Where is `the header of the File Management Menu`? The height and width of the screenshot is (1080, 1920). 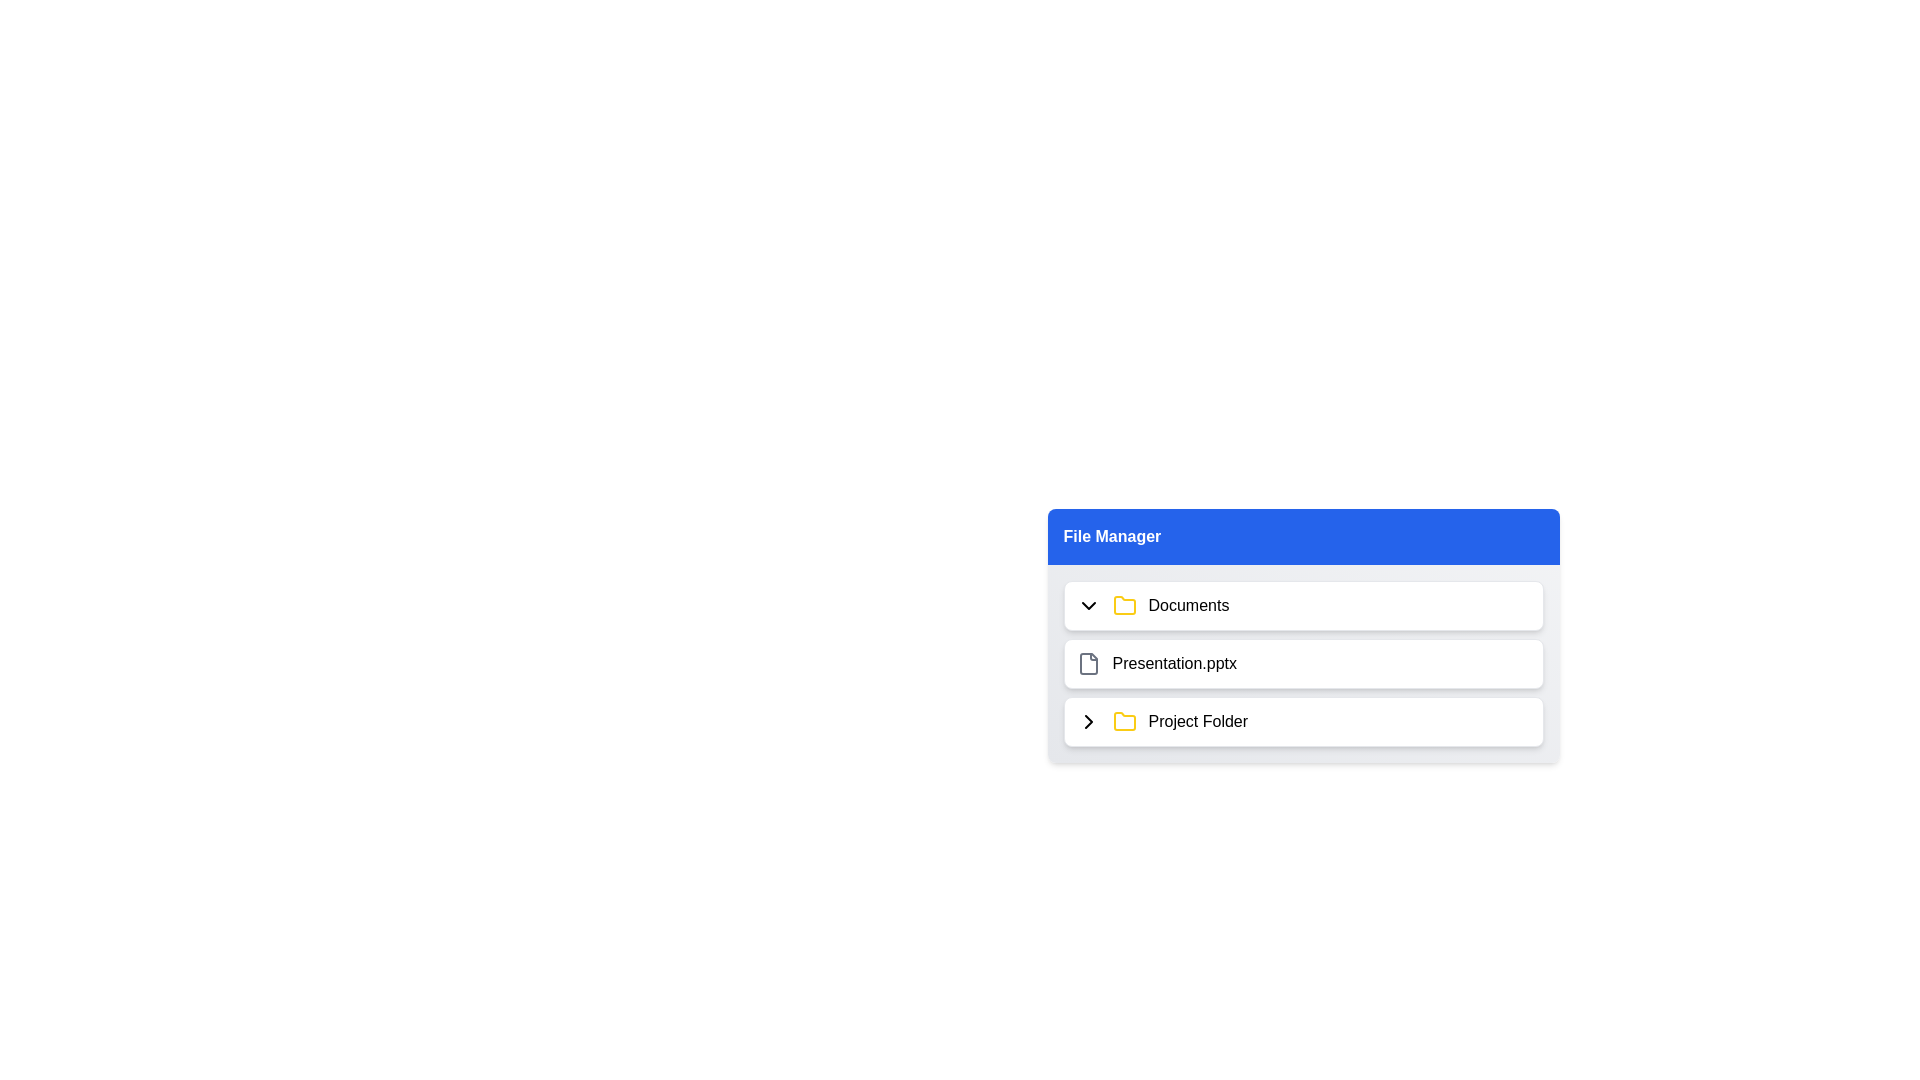
the header of the File Management Menu is located at coordinates (1303, 535).